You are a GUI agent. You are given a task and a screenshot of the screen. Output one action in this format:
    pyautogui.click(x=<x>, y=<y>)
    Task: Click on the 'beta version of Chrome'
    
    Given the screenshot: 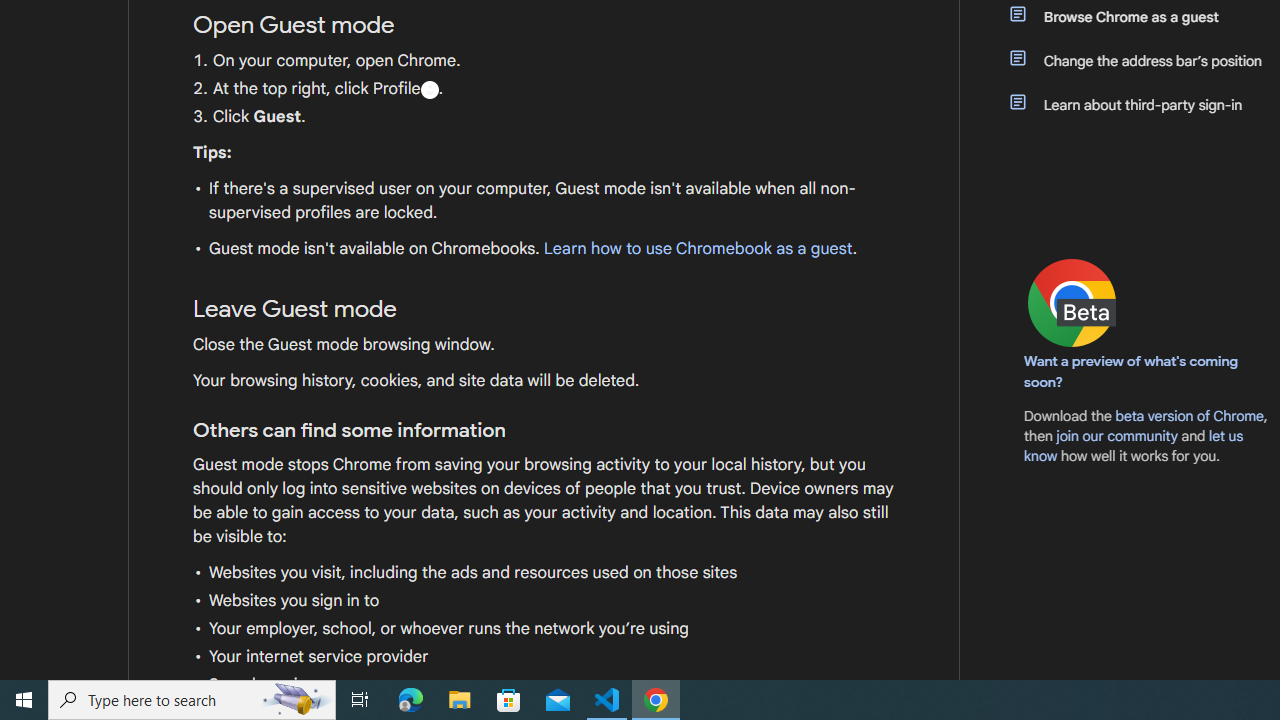 What is the action you would take?
    pyautogui.click(x=1189, y=414)
    